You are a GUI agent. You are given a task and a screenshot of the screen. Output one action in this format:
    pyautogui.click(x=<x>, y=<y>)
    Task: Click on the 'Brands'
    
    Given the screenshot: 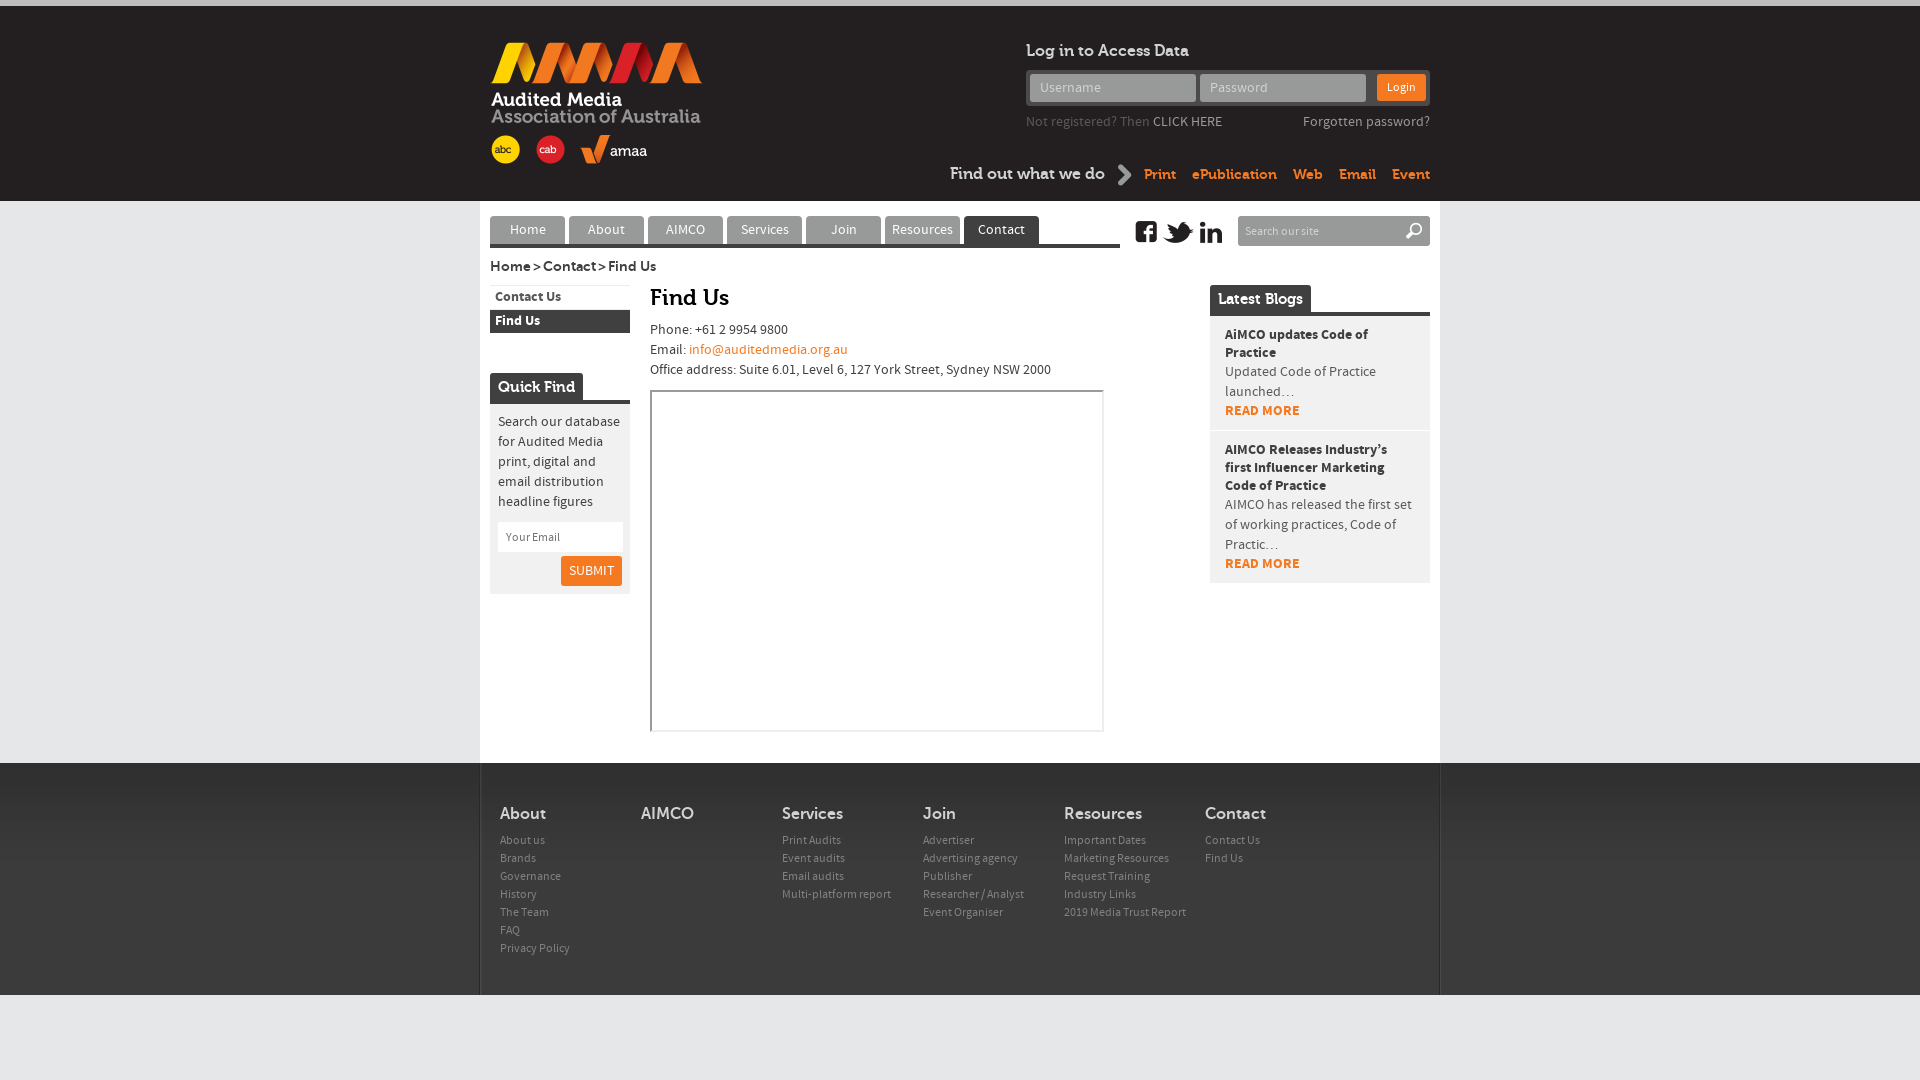 What is the action you would take?
    pyautogui.click(x=518, y=857)
    